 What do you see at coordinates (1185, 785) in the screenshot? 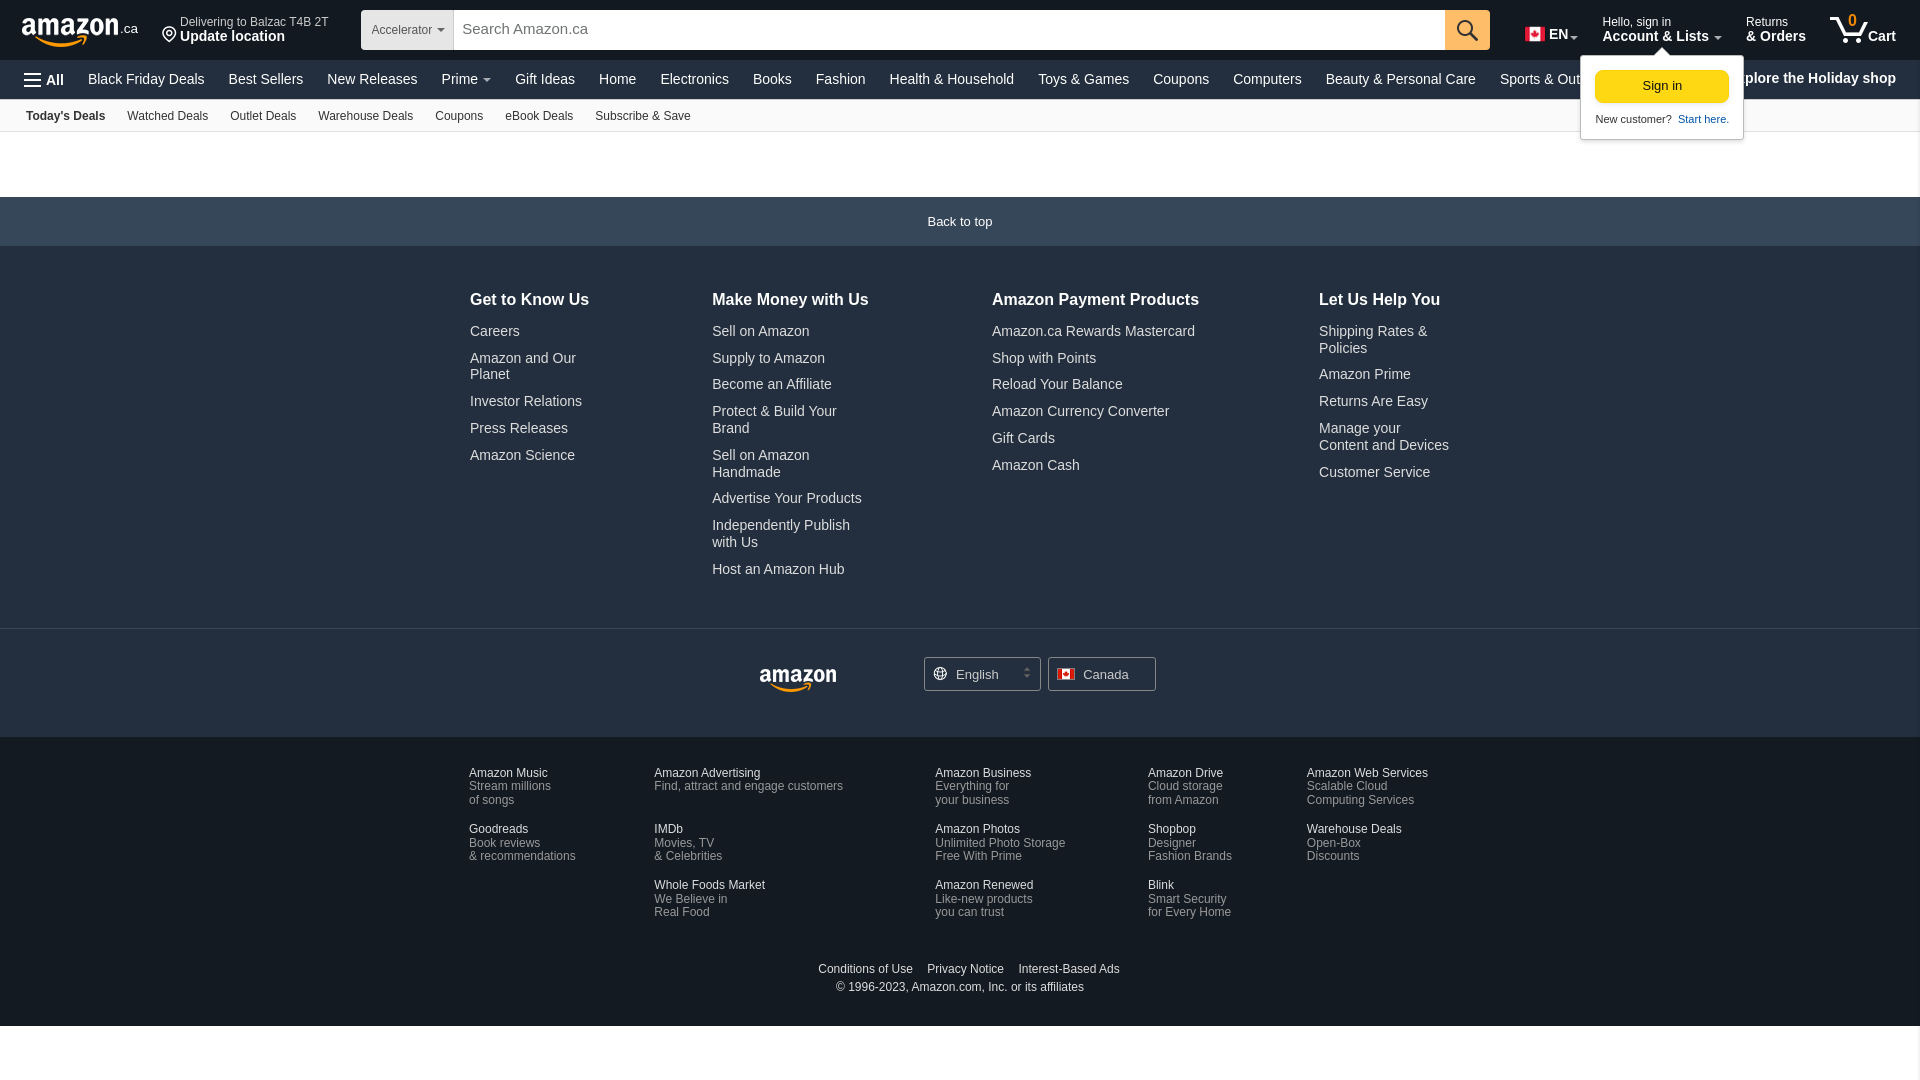
I see `'Amazon Drive` at bounding box center [1185, 785].